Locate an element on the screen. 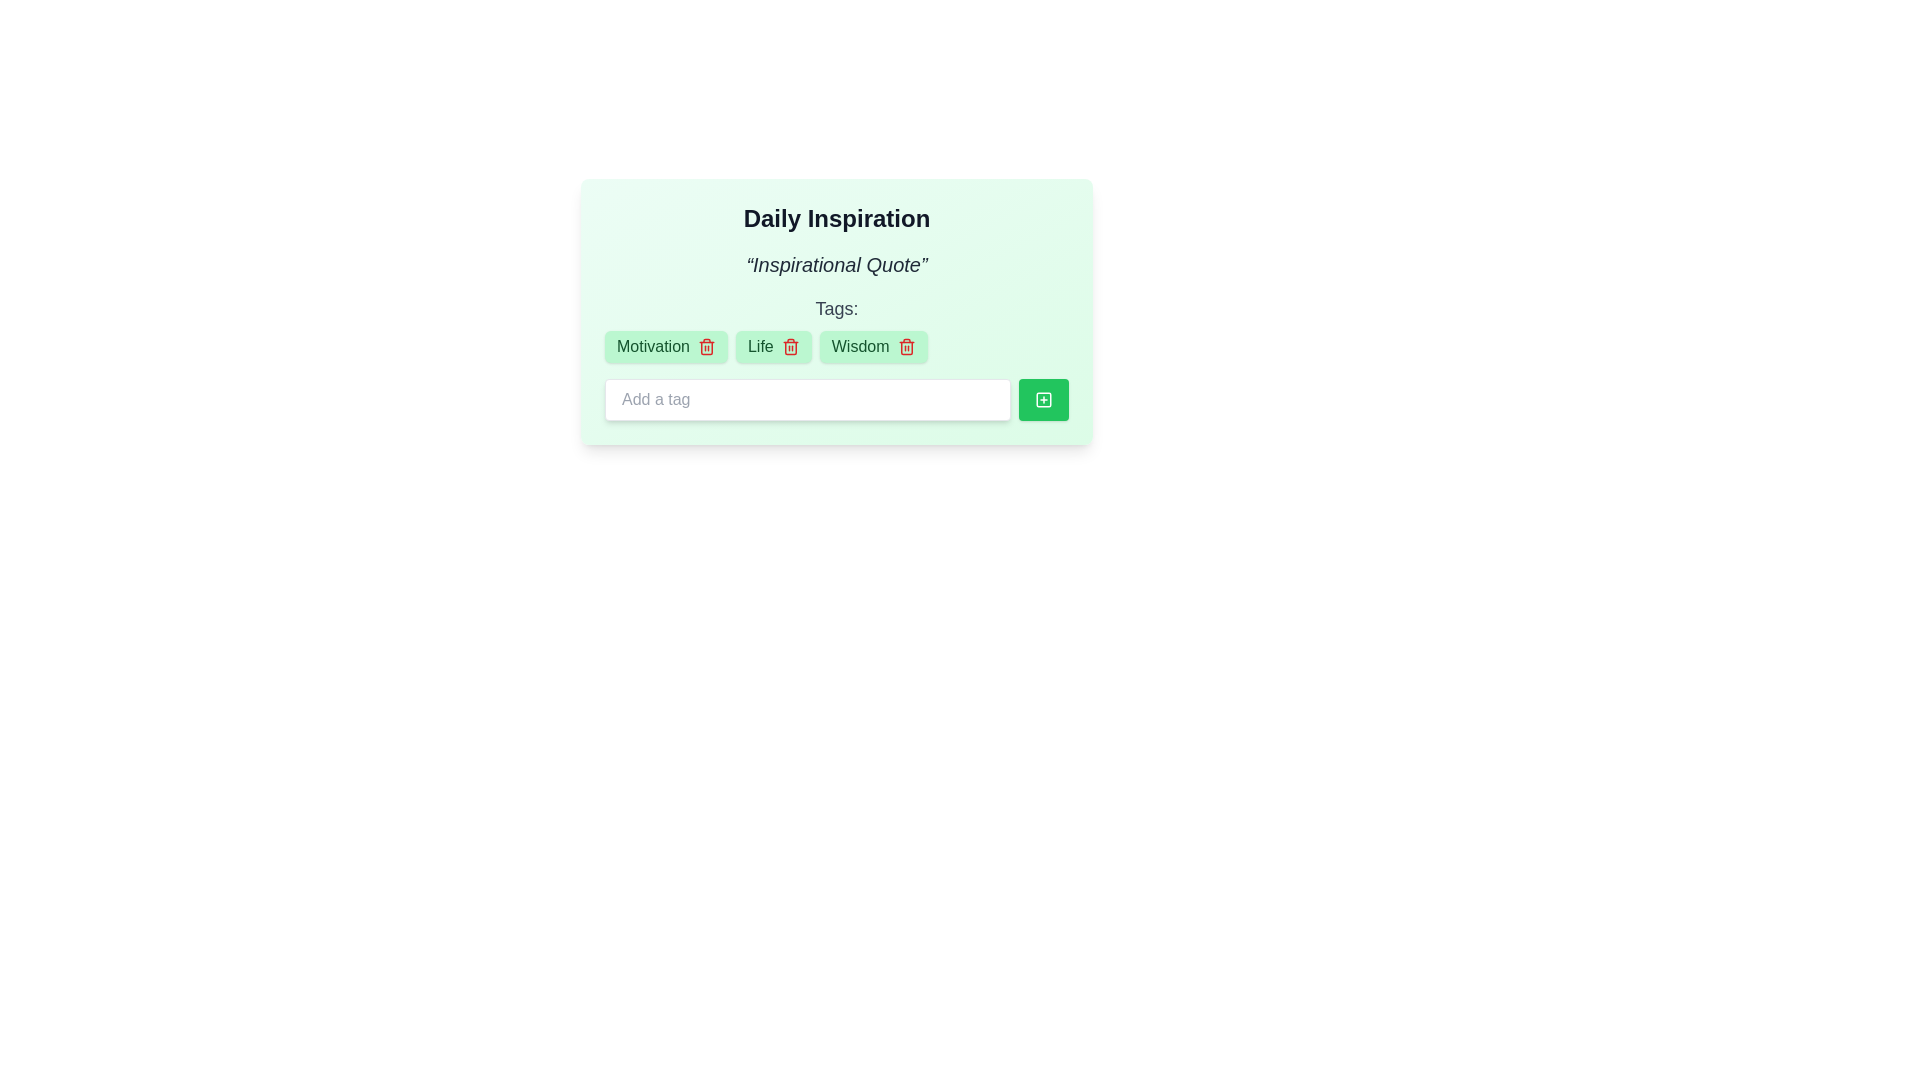 The width and height of the screenshot is (1920, 1080). the informational Text Display that presents a quote, located beneath the title 'Daily Inspiration' and above the 'Tags:' section is located at coordinates (836, 264).